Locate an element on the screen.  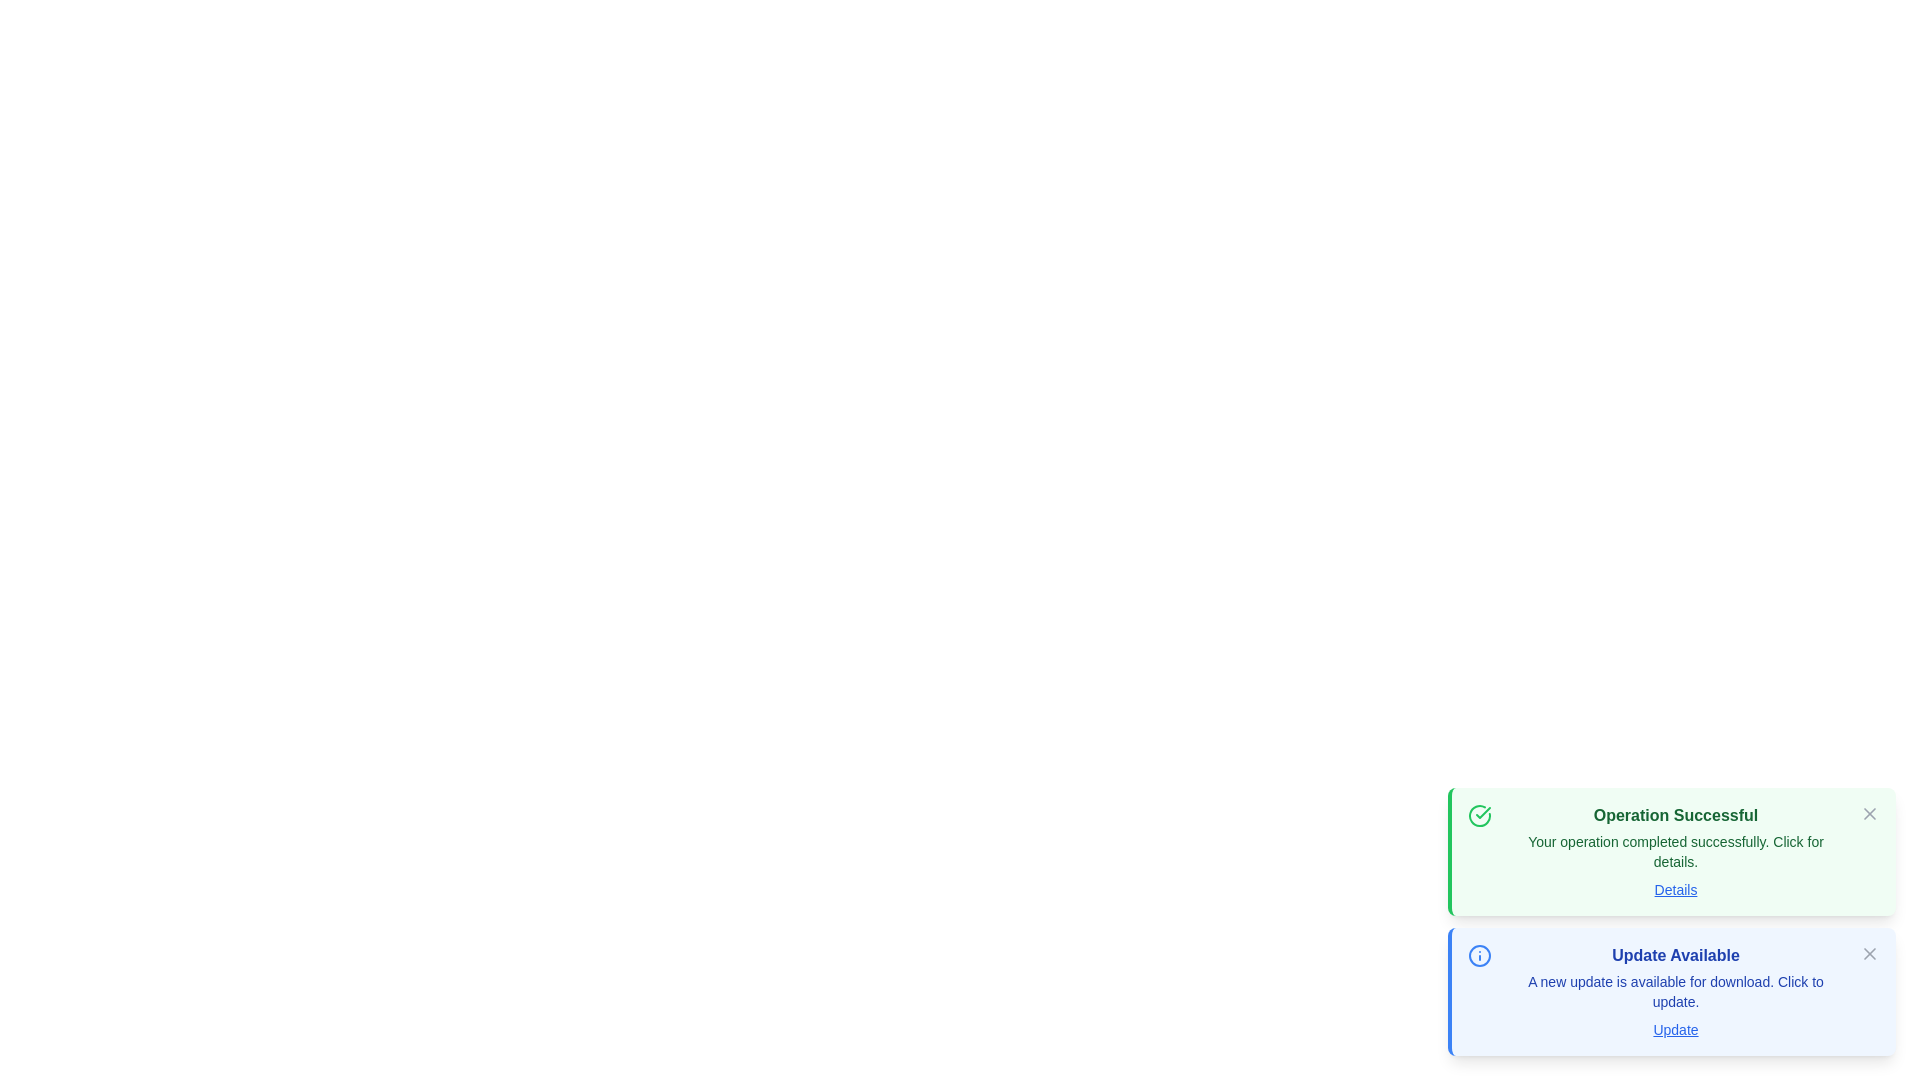
the close button located at the top-right corner of the 'Operation Successful' notification is located at coordinates (1869, 813).